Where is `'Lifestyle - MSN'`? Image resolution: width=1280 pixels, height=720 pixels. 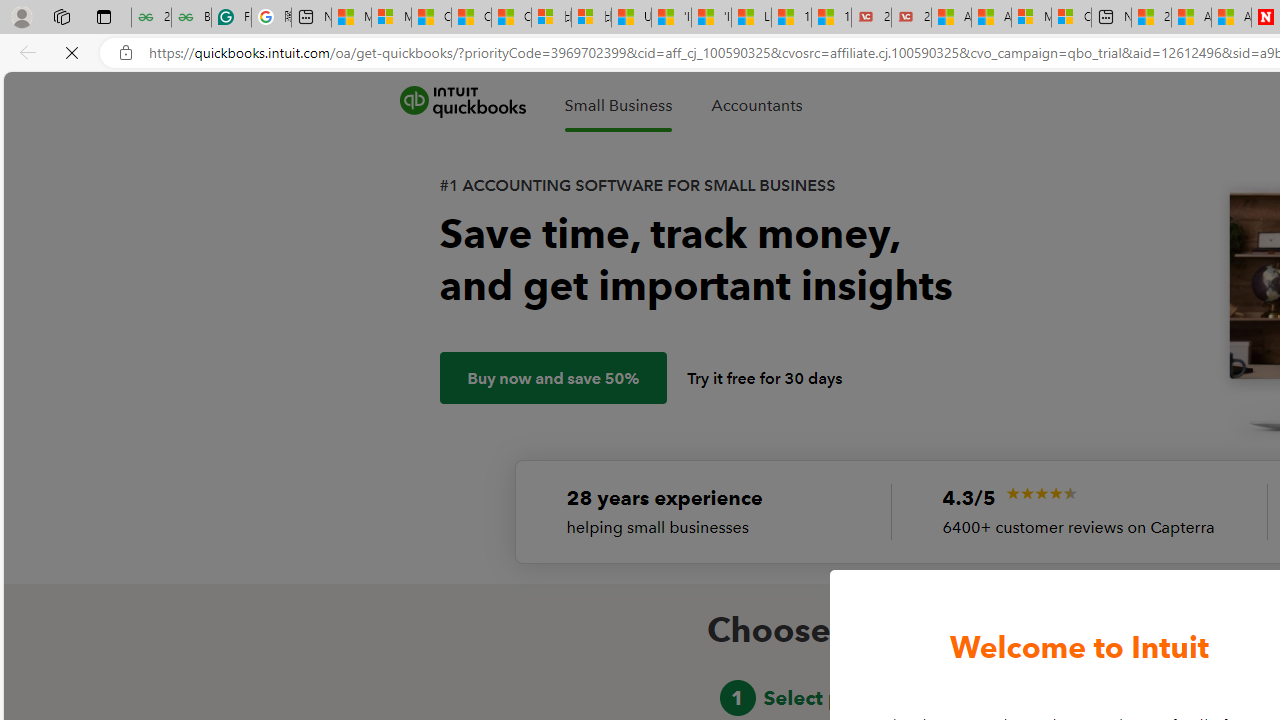 'Lifestyle - MSN' is located at coordinates (750, 17).